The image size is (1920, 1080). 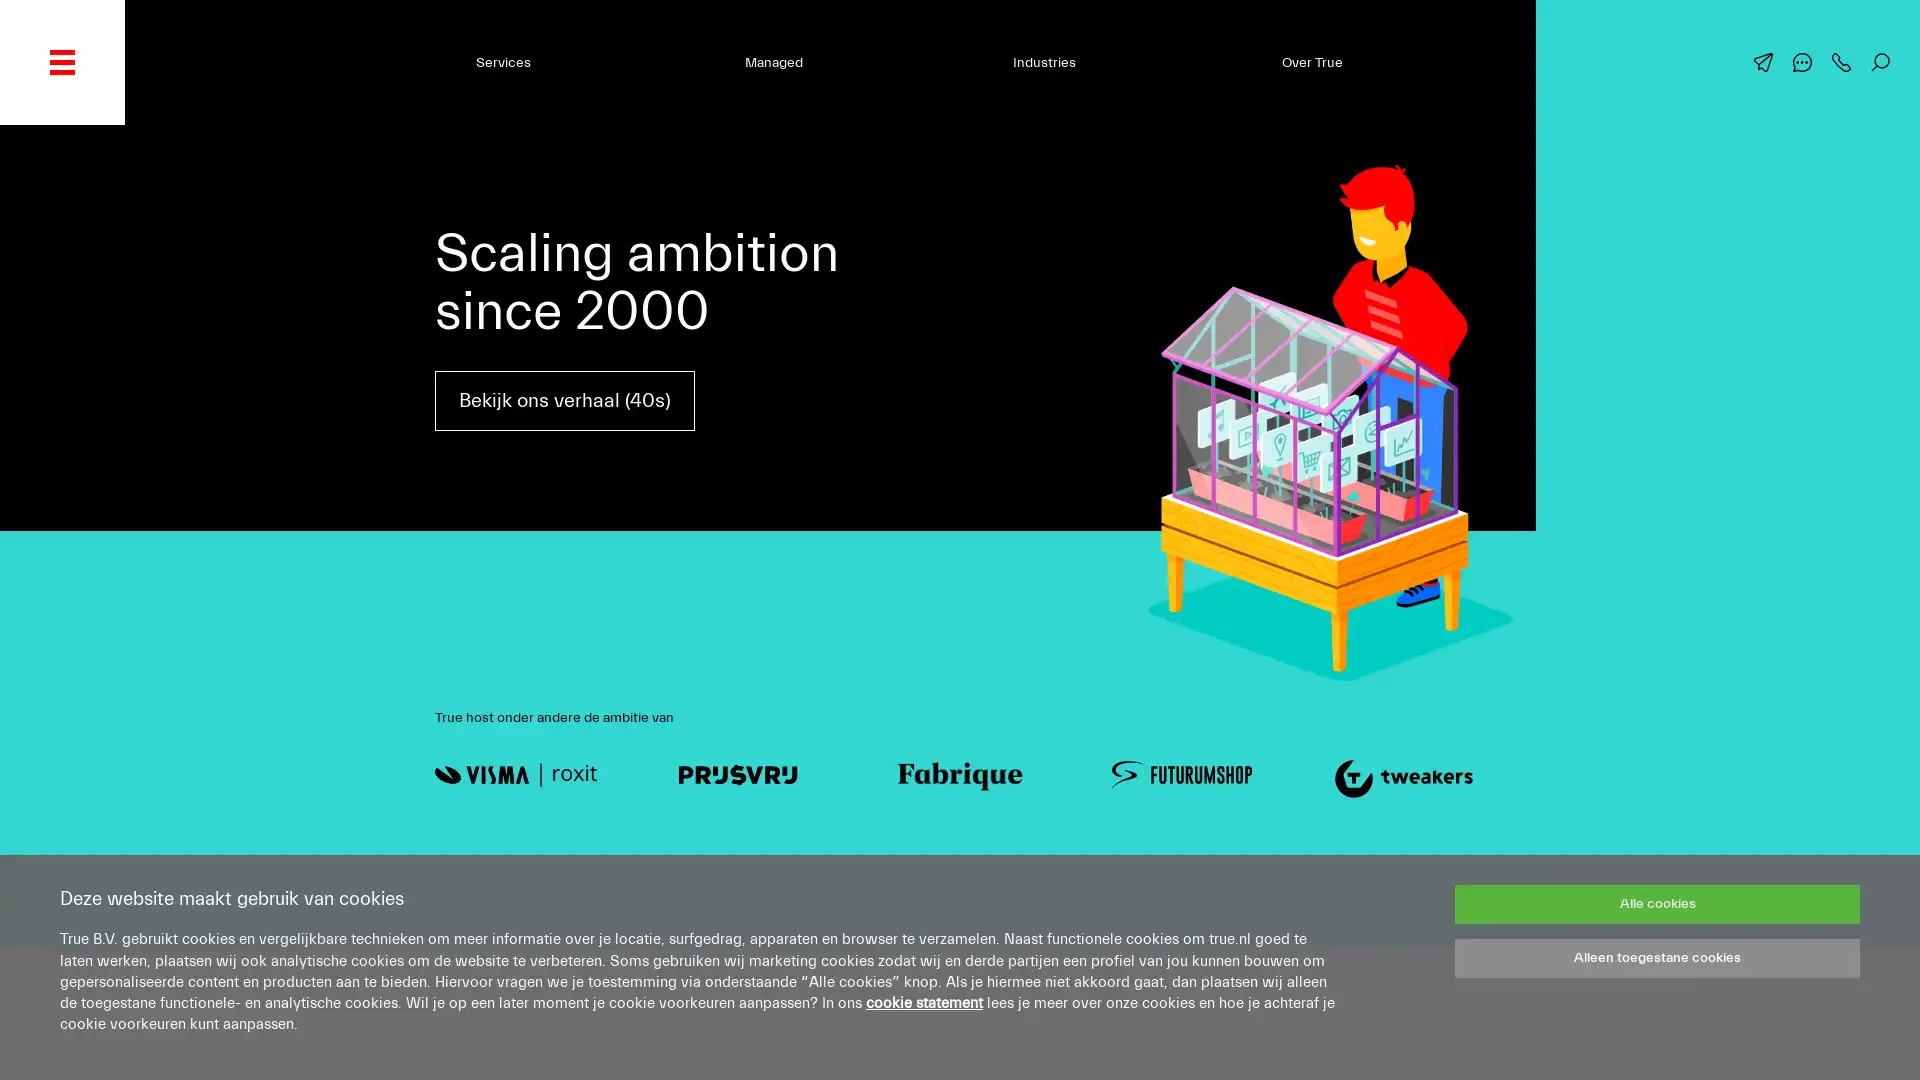 I want to click on Bekijk ons verhaal (40s), so click(x=564, y=401).